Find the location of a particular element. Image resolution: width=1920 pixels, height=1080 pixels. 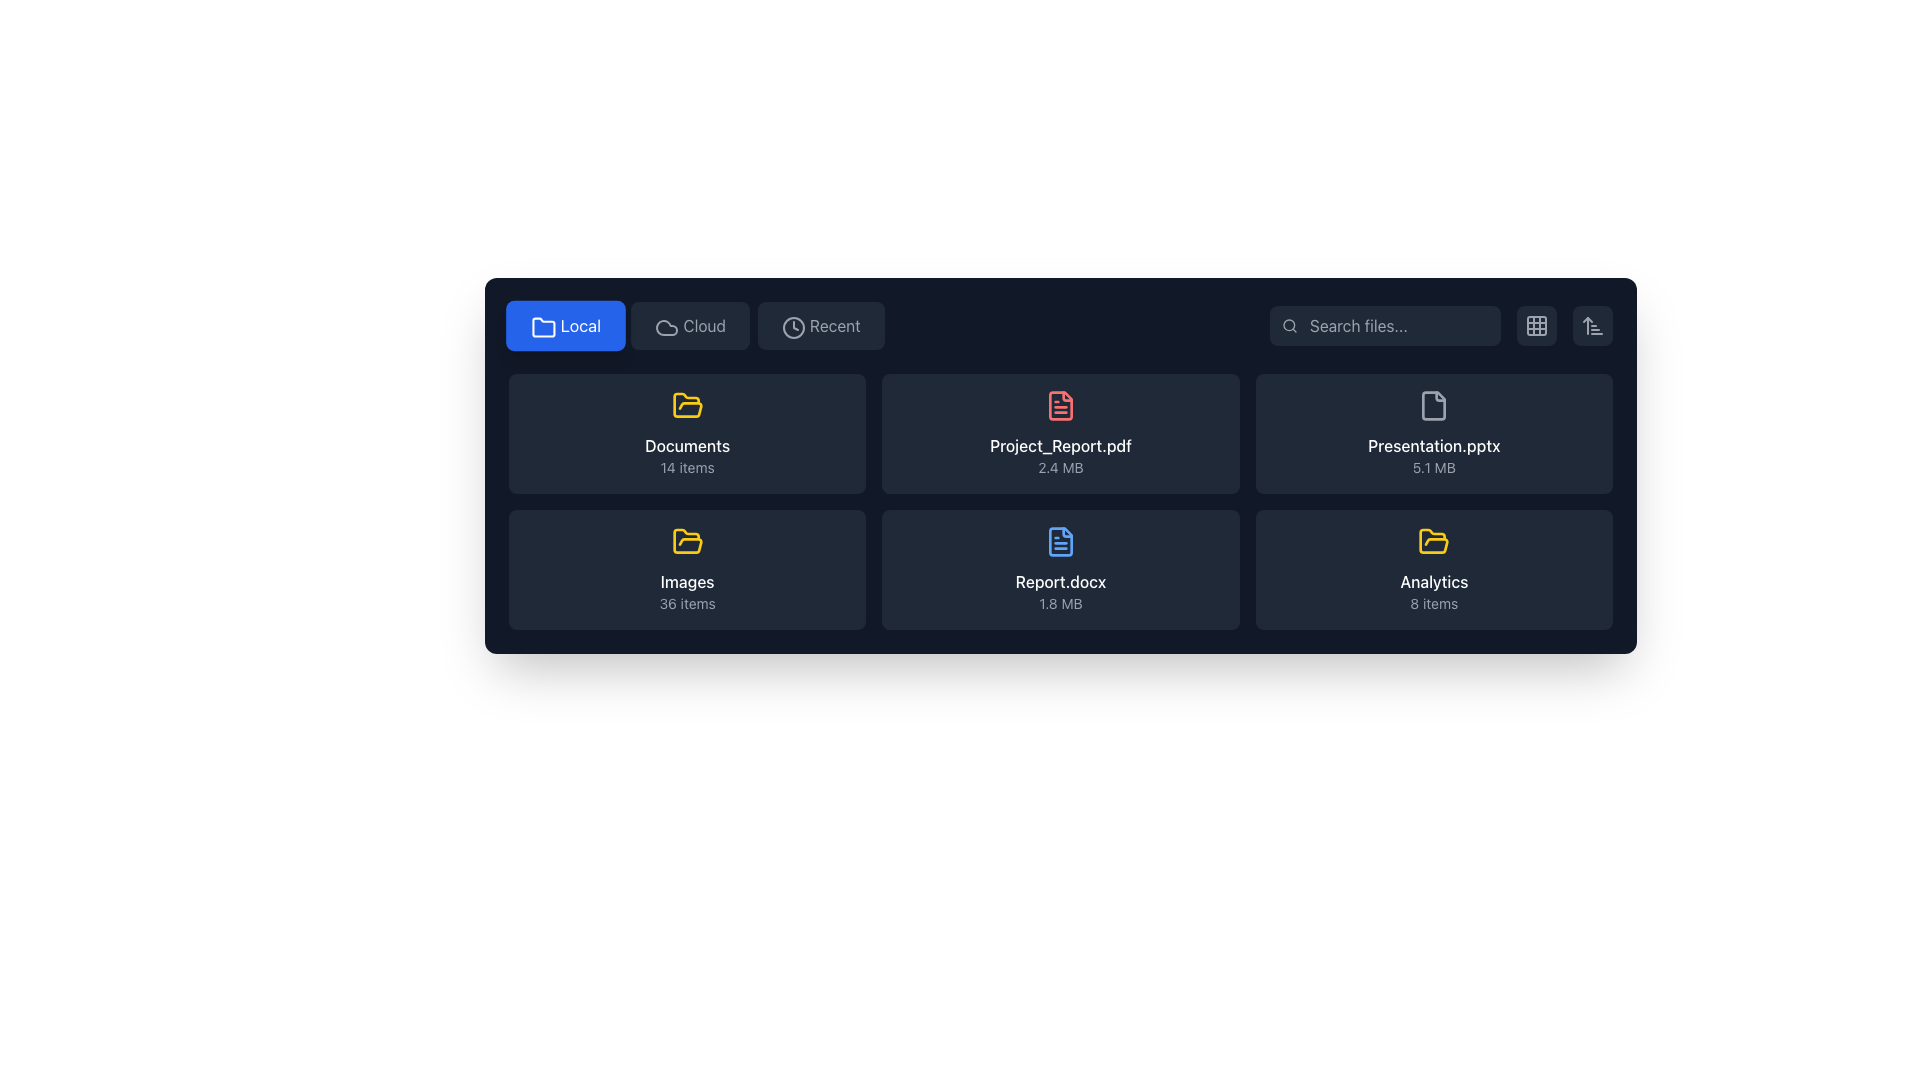

the label displaying the header 'Images' and the descriptive text '36 items', which is located in the bottom-left section of the grid layout, below the yellow folder icon is located at coordinates (687, 590).